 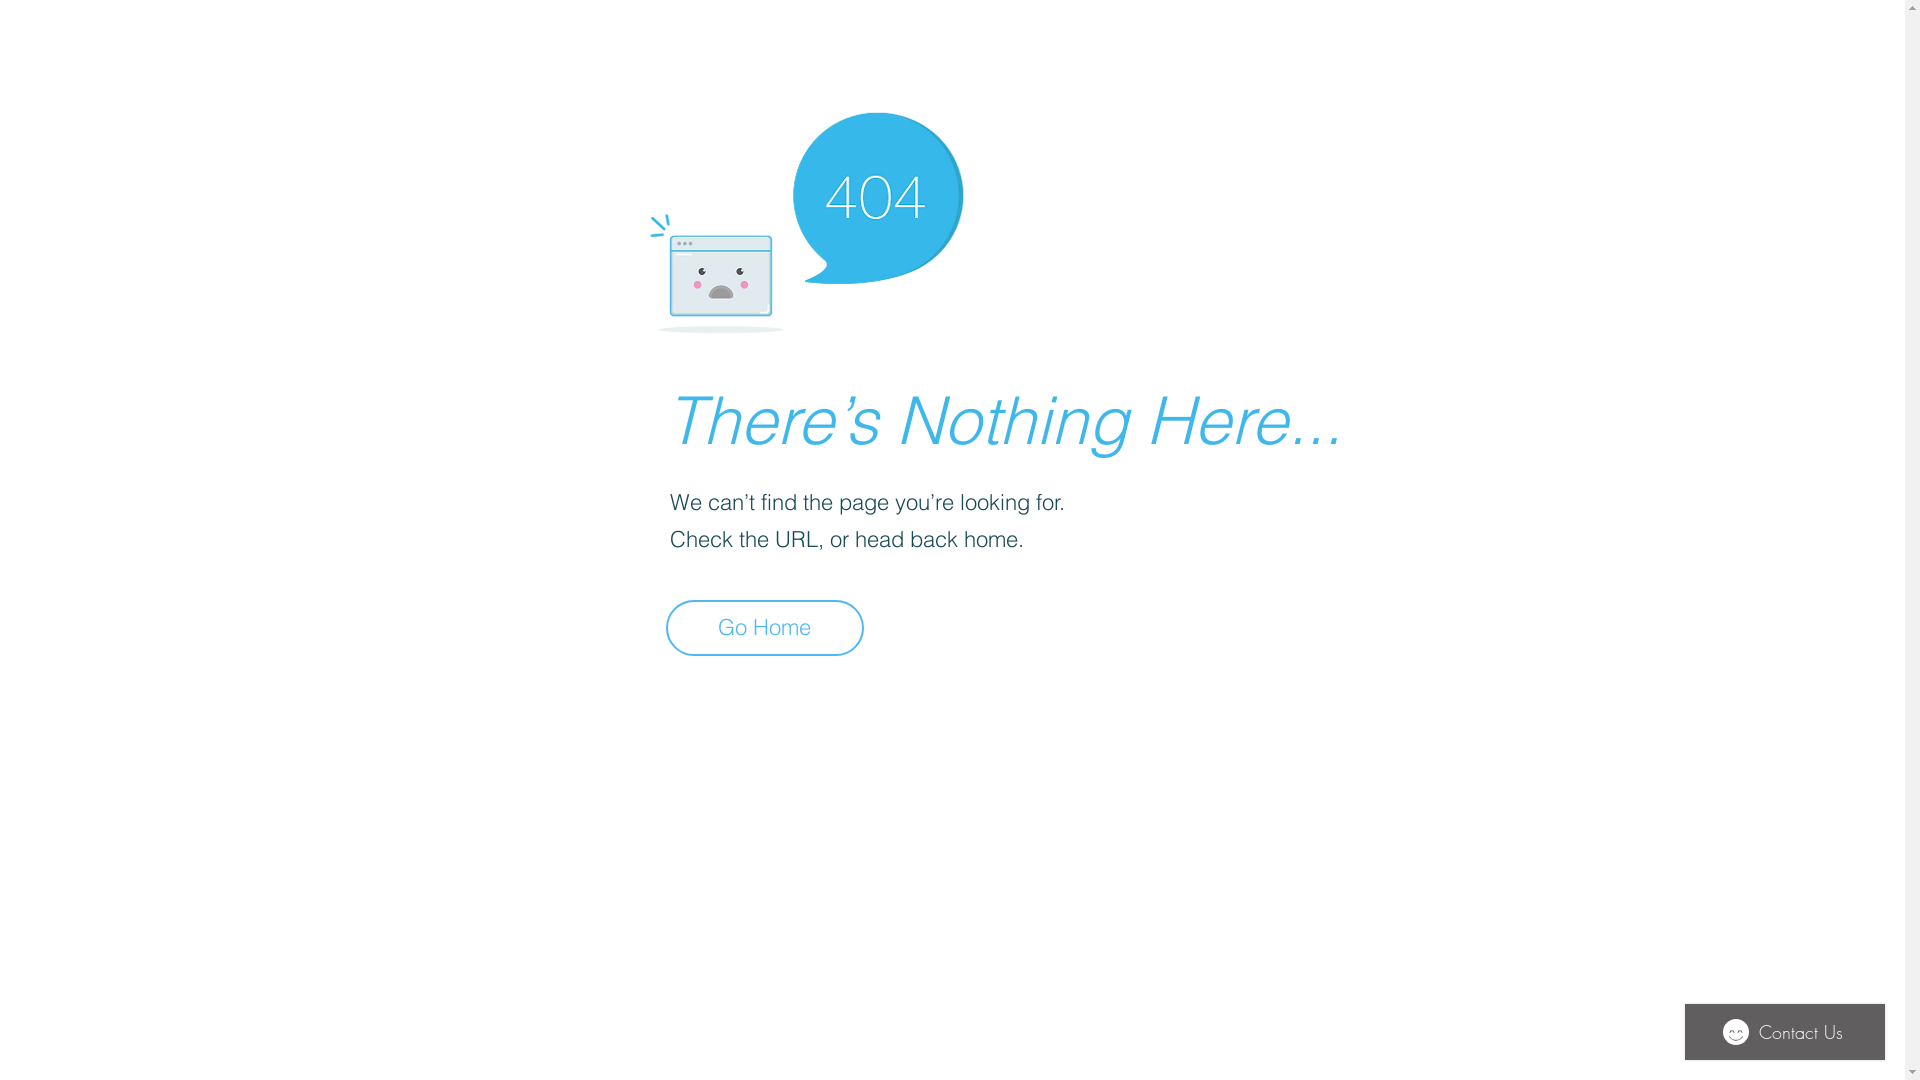 What do you see at coordinates (763, 627) in the screenshot?
I see `'Go Home'` at bounding box center [763, 627].